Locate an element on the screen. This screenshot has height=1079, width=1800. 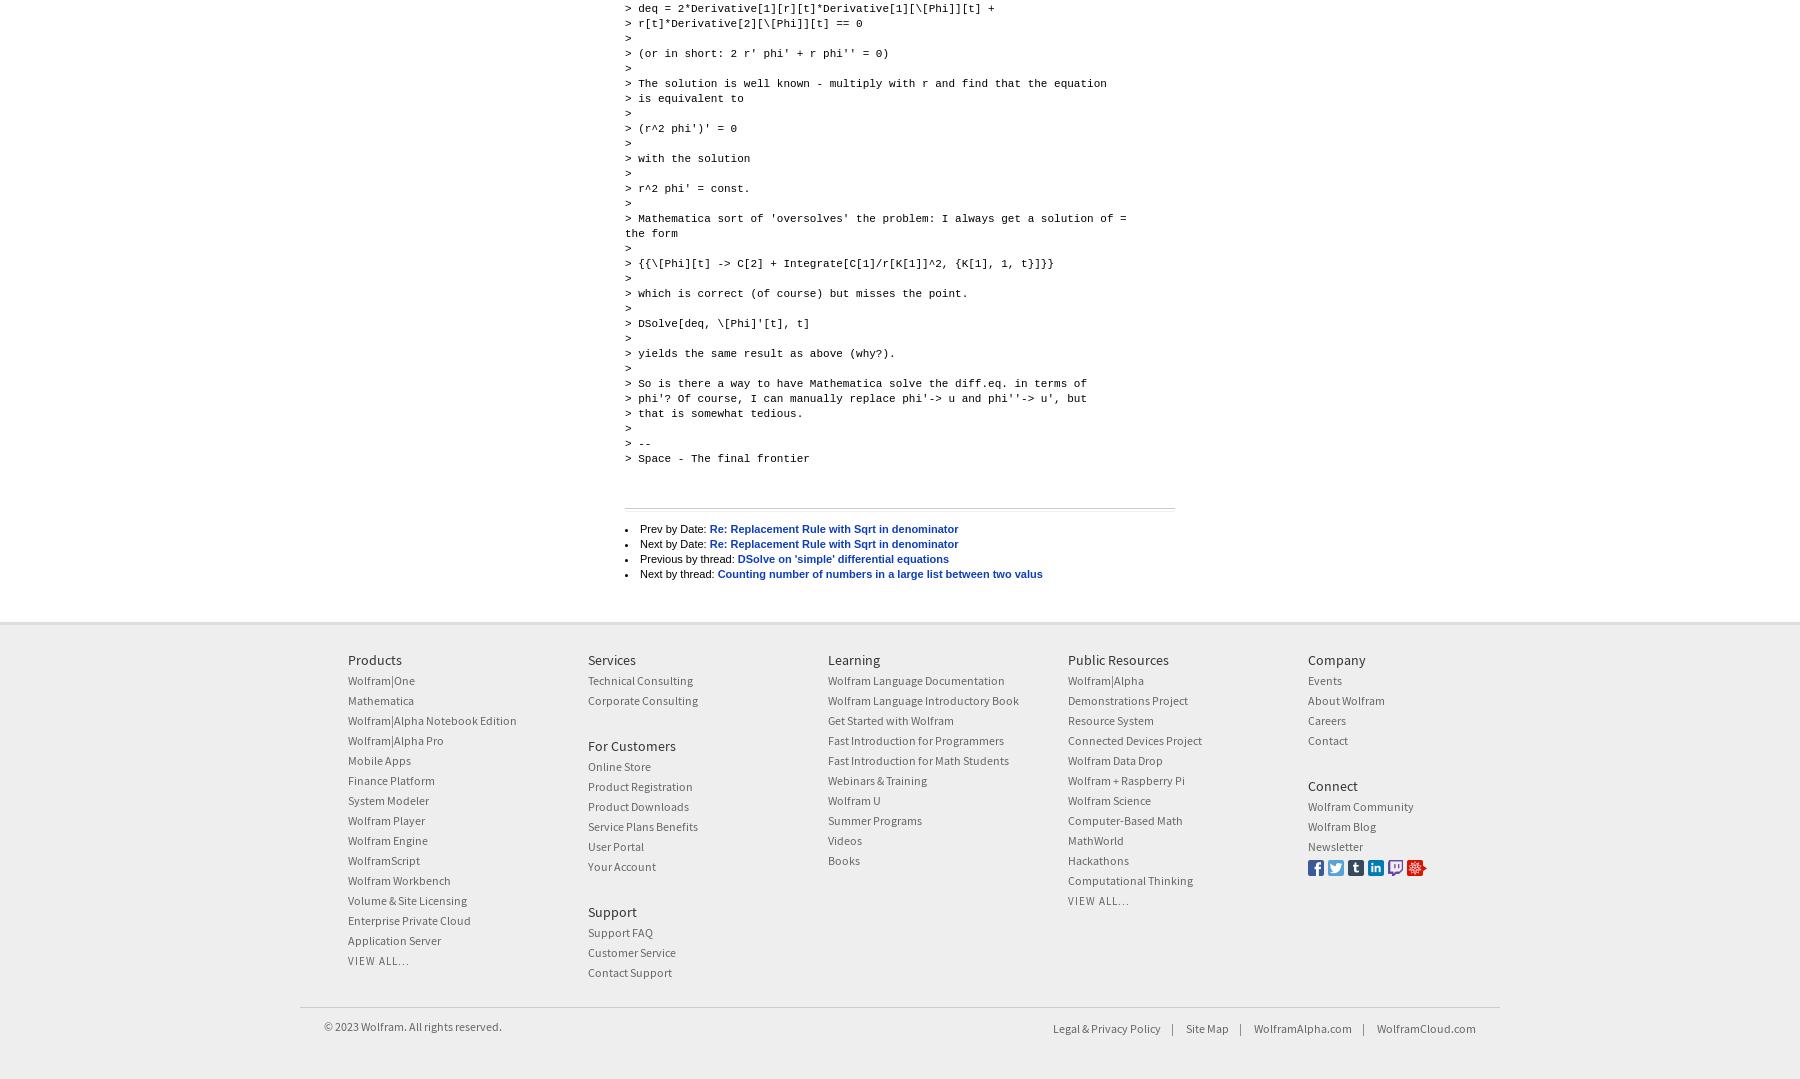
'Finance Platform' is located at coordinates (347, 780).